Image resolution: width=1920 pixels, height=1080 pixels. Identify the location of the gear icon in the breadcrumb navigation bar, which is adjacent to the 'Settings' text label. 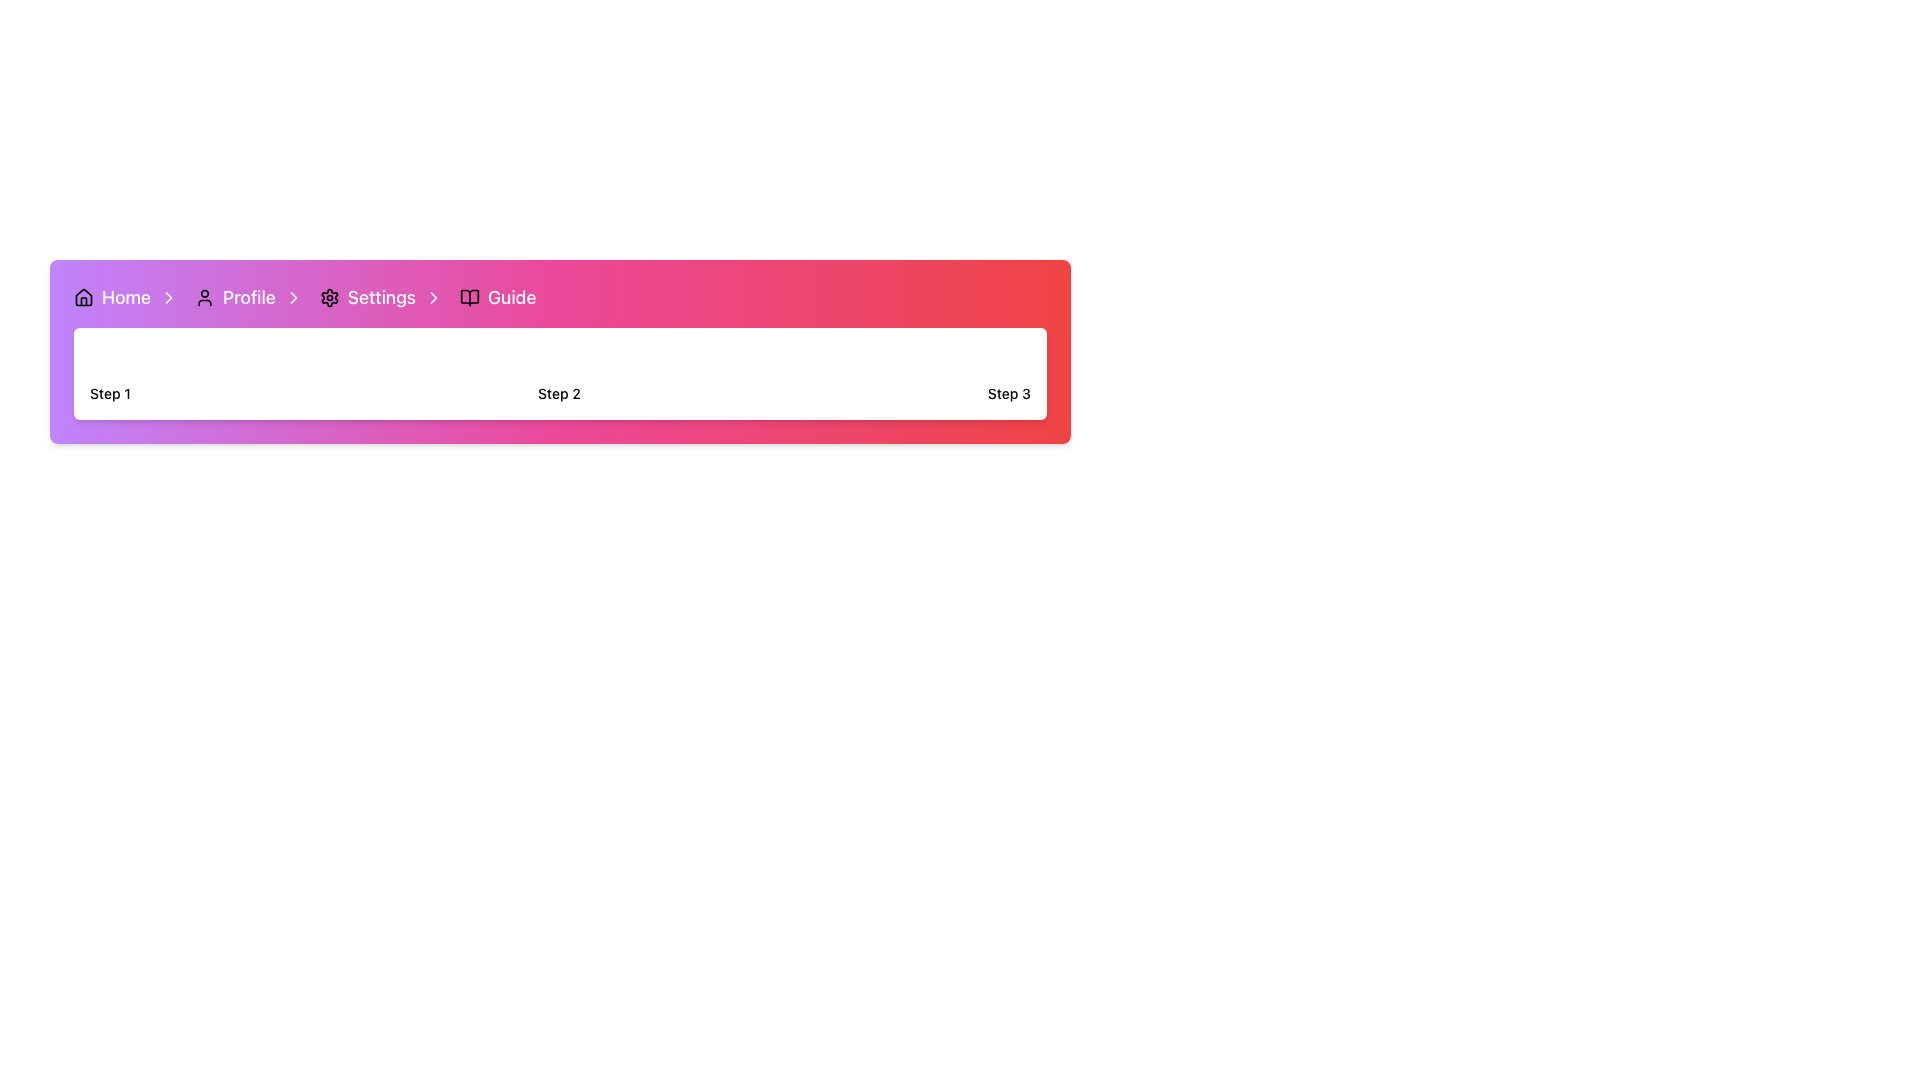
(329, 297).